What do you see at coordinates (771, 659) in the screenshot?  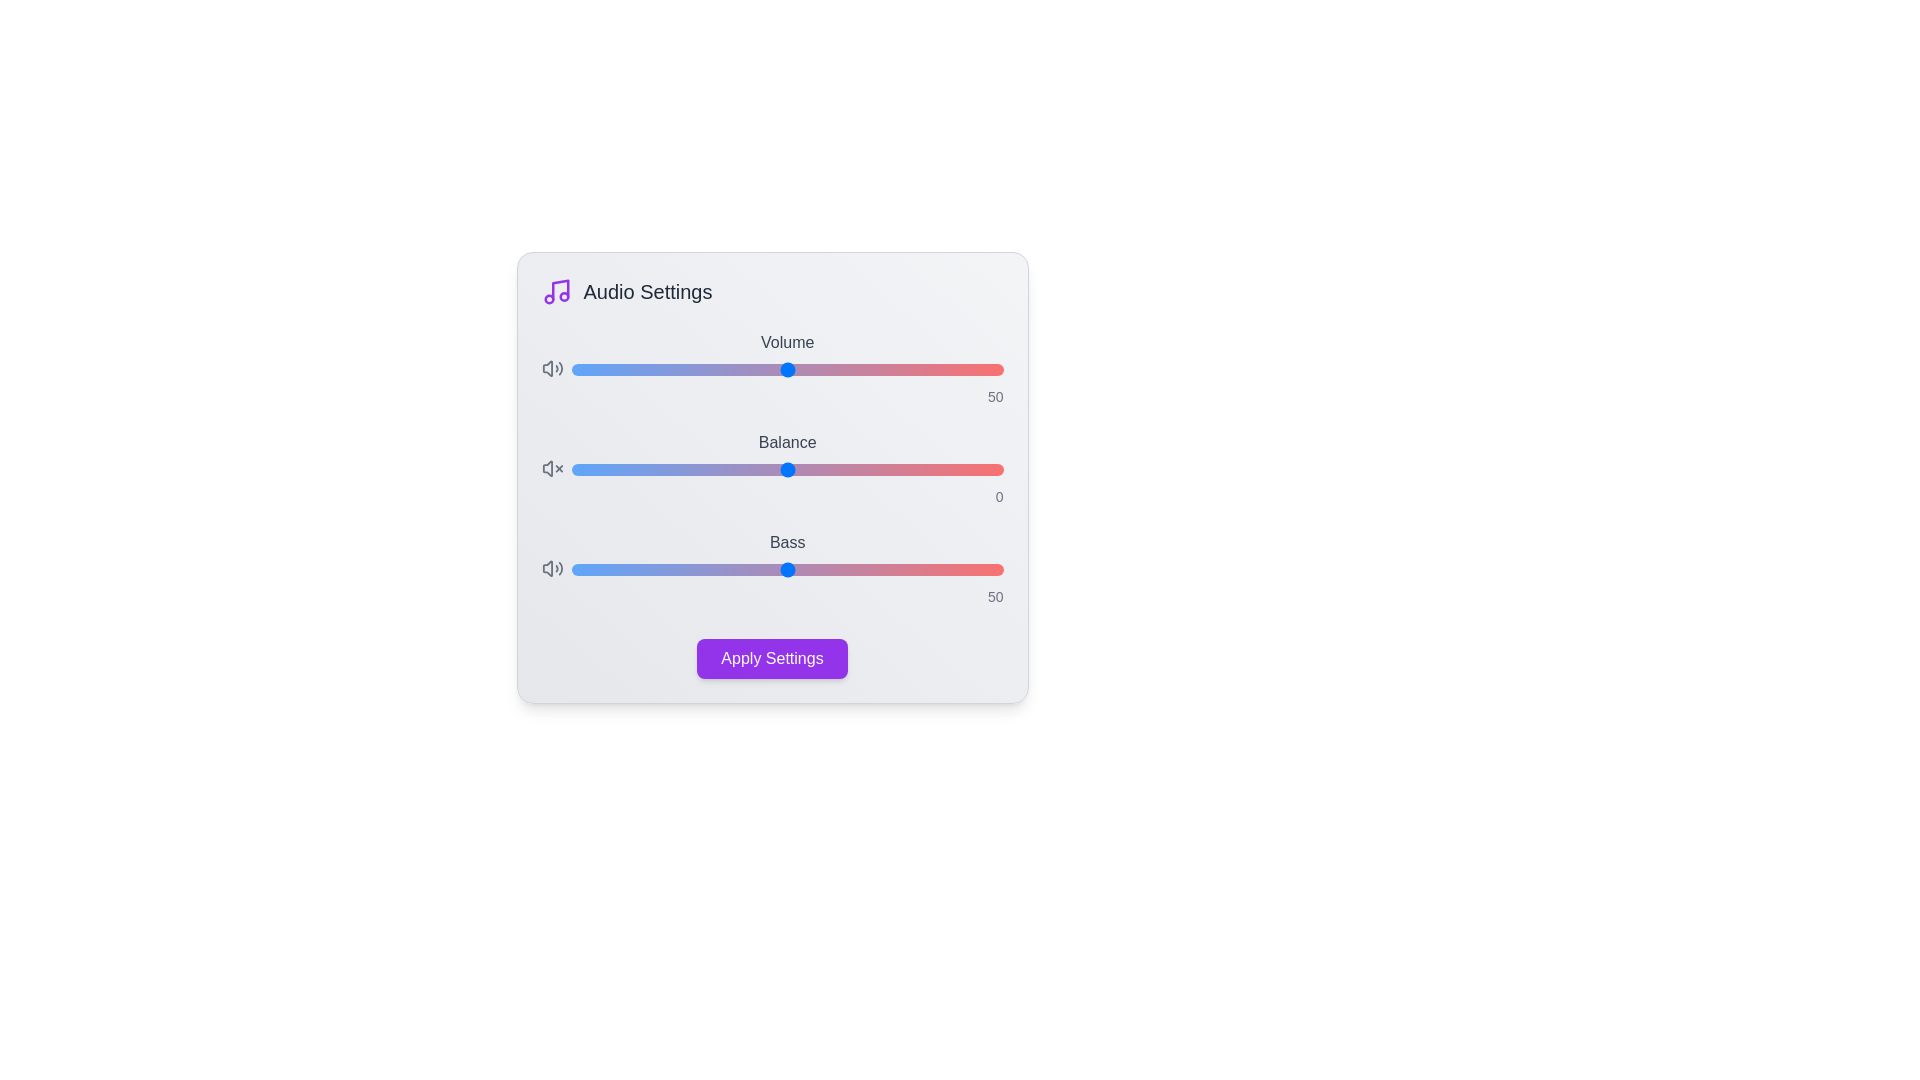 I see `the 'Apply Settings' button` at bounding box center [771, 659].